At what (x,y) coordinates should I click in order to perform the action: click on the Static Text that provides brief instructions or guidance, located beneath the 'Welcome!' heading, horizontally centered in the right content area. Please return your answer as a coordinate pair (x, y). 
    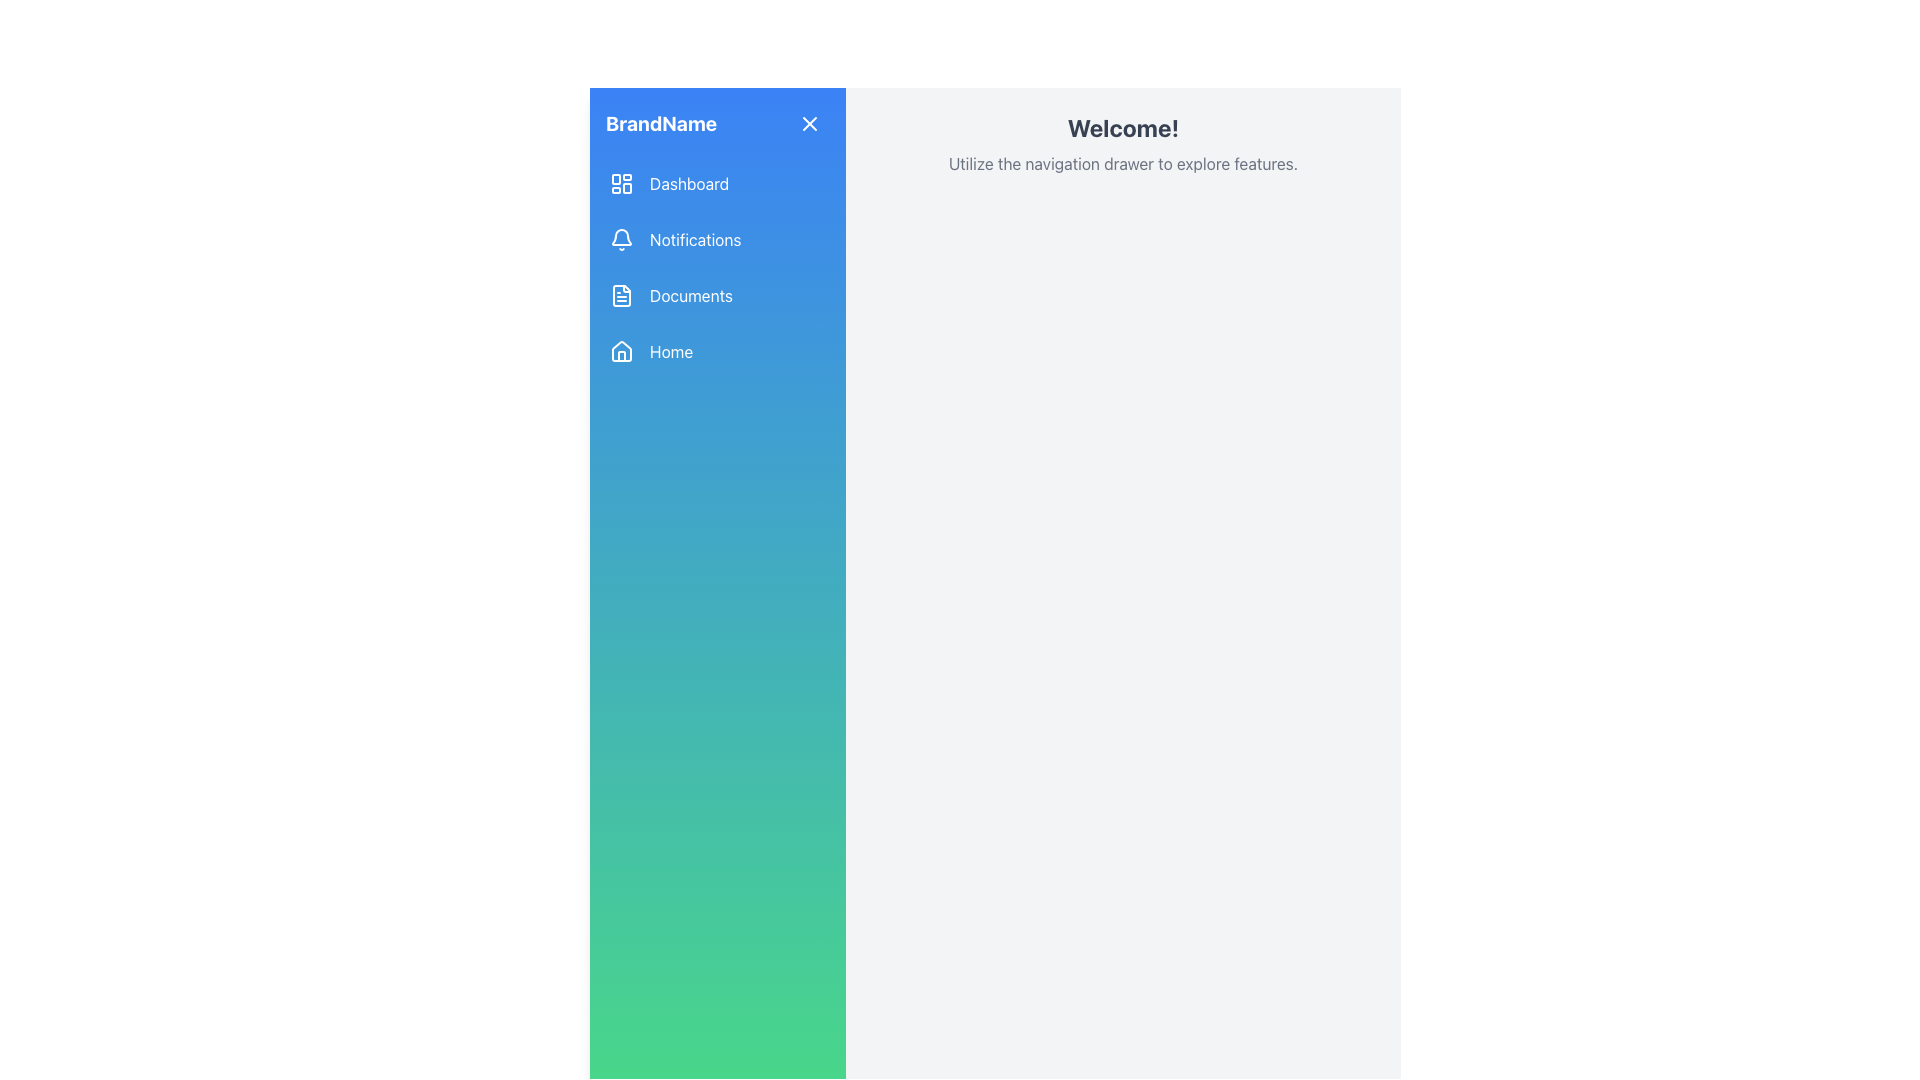
    Looking at the image, I should click on (1123, 163).